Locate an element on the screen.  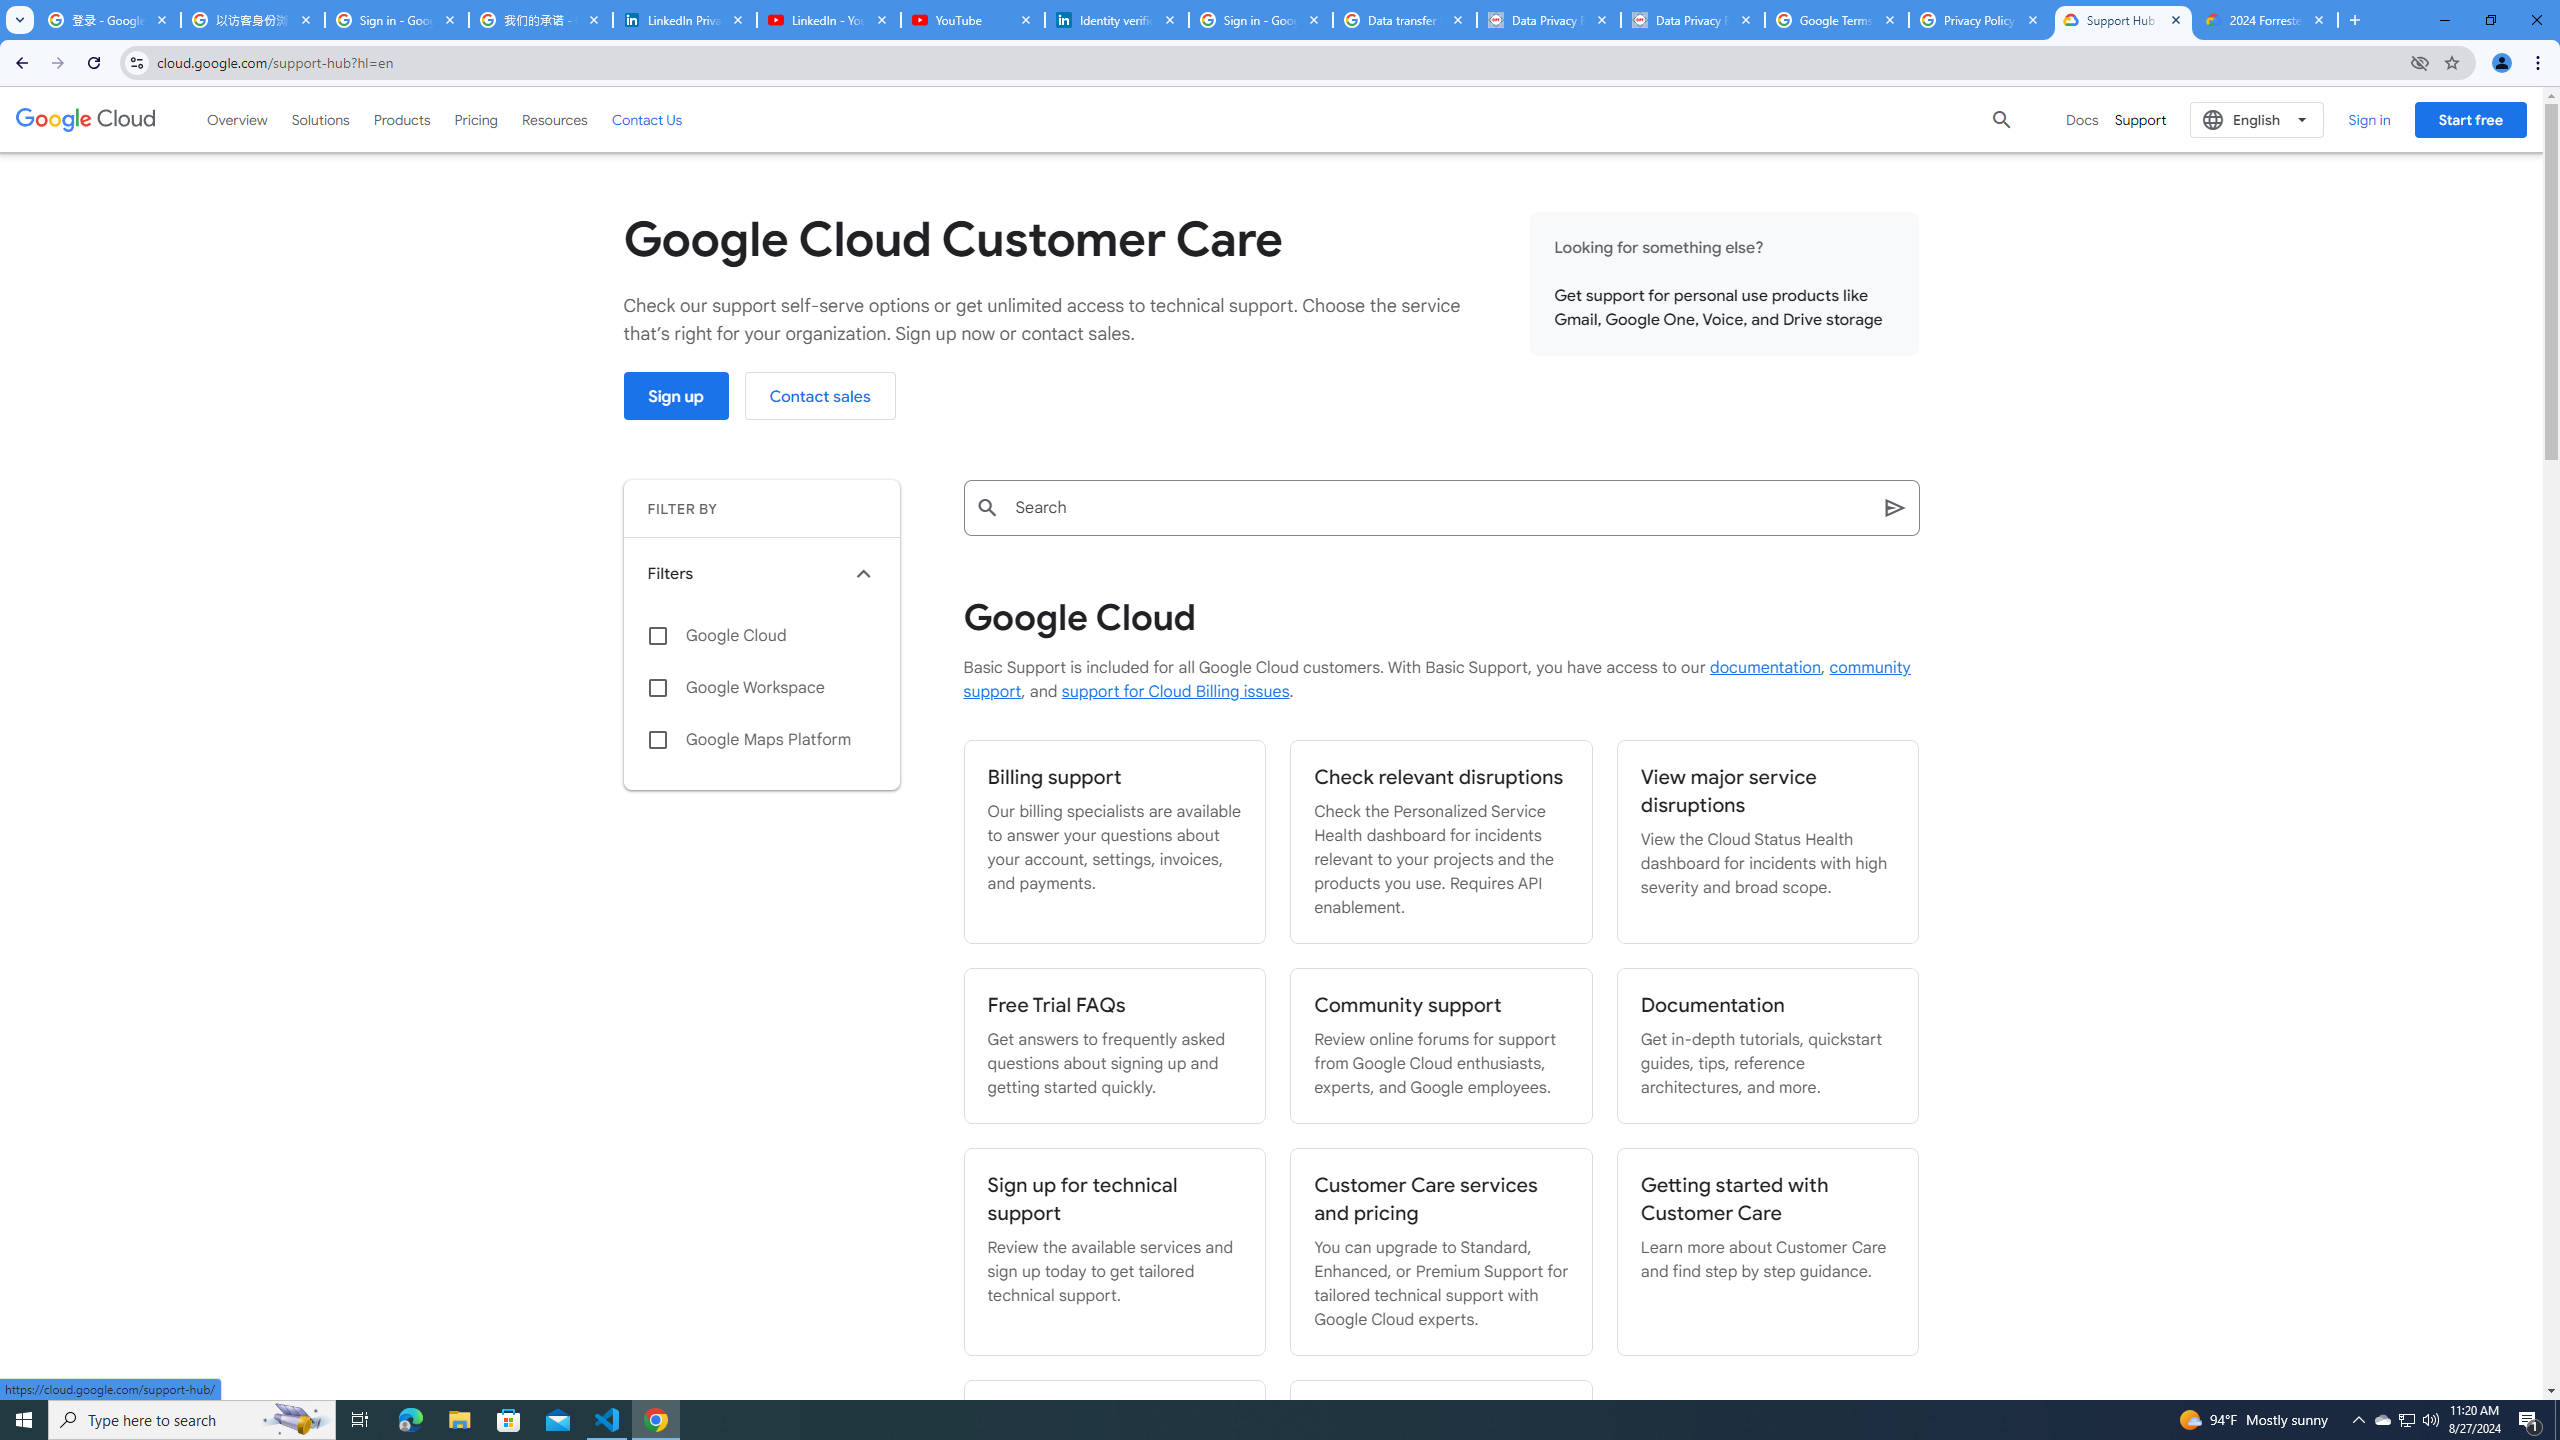
'LinkedIn - YouTube' is located at coordinates (827, 19).